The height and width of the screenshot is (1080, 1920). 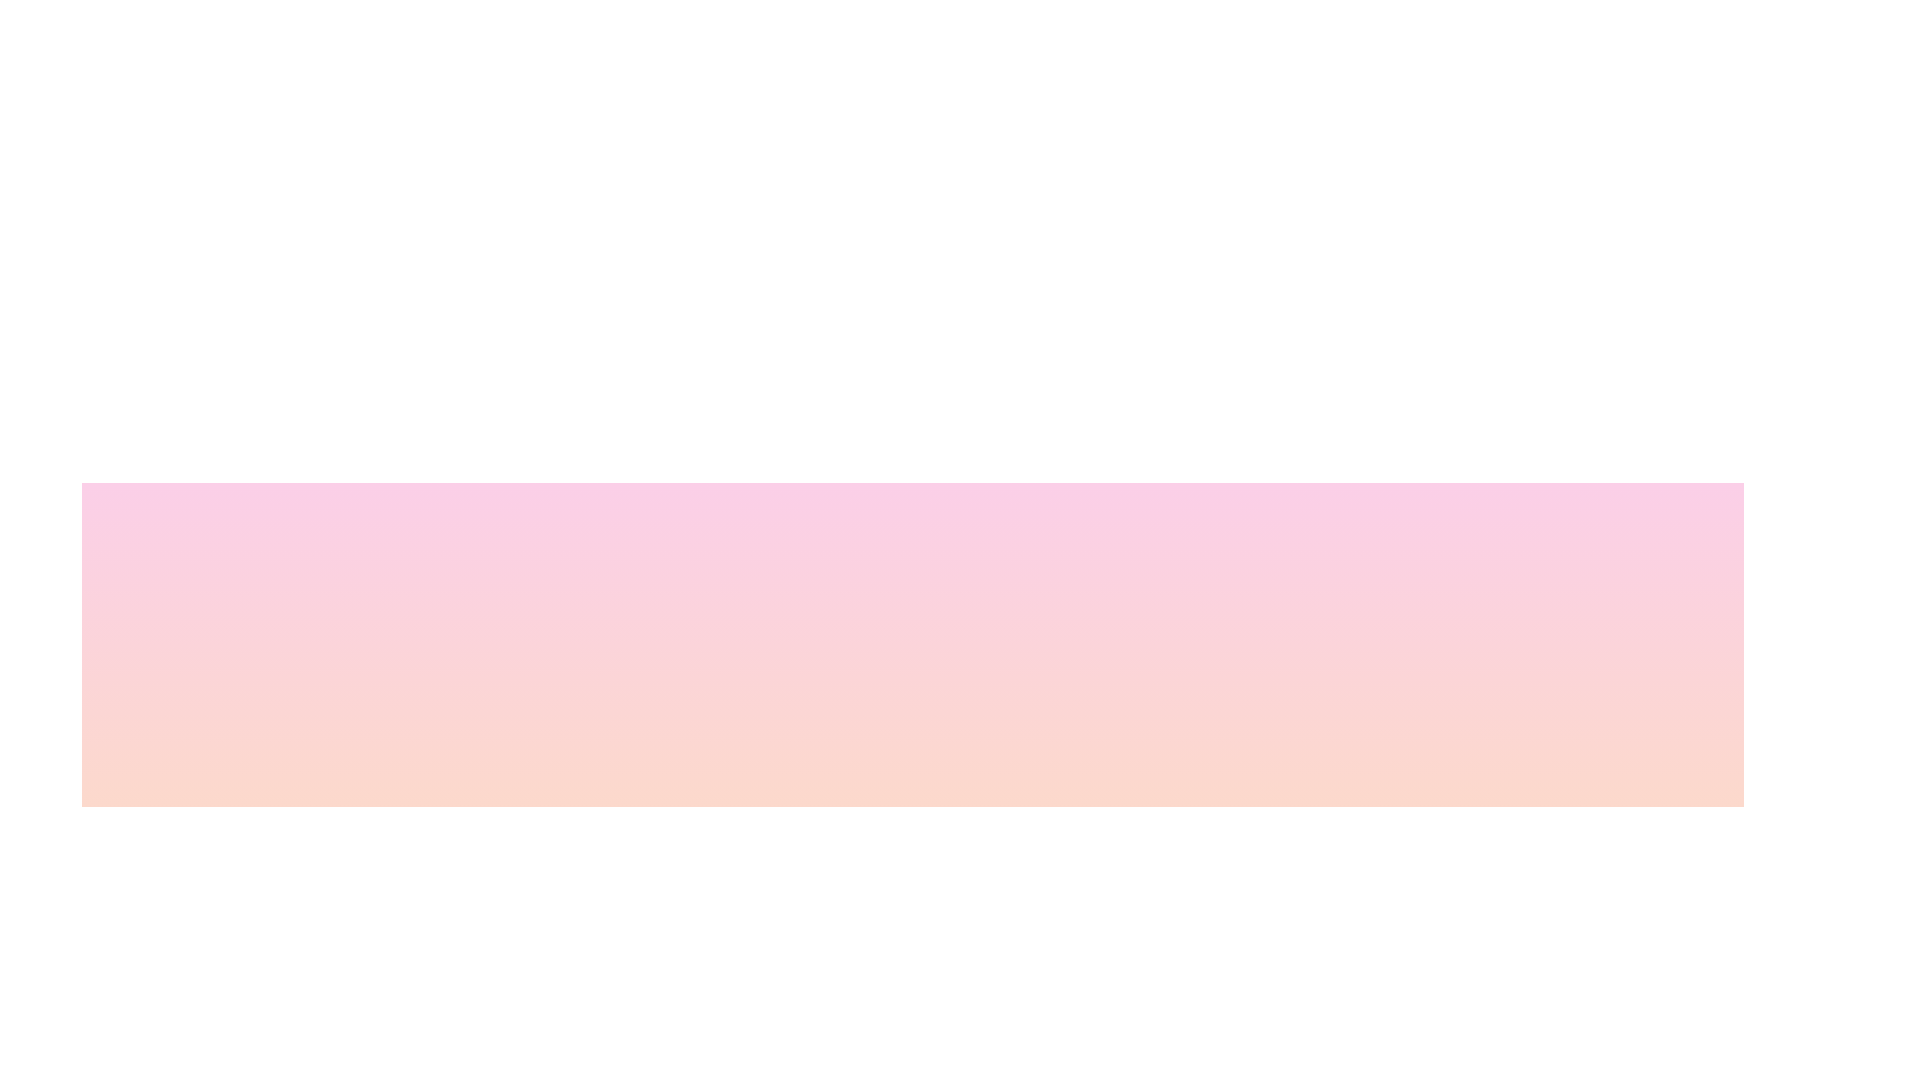 What do you see at coordinates (767, 1022) in the screenshot?
I see `the background to trigger an event` at bounding box center [767, 1022].